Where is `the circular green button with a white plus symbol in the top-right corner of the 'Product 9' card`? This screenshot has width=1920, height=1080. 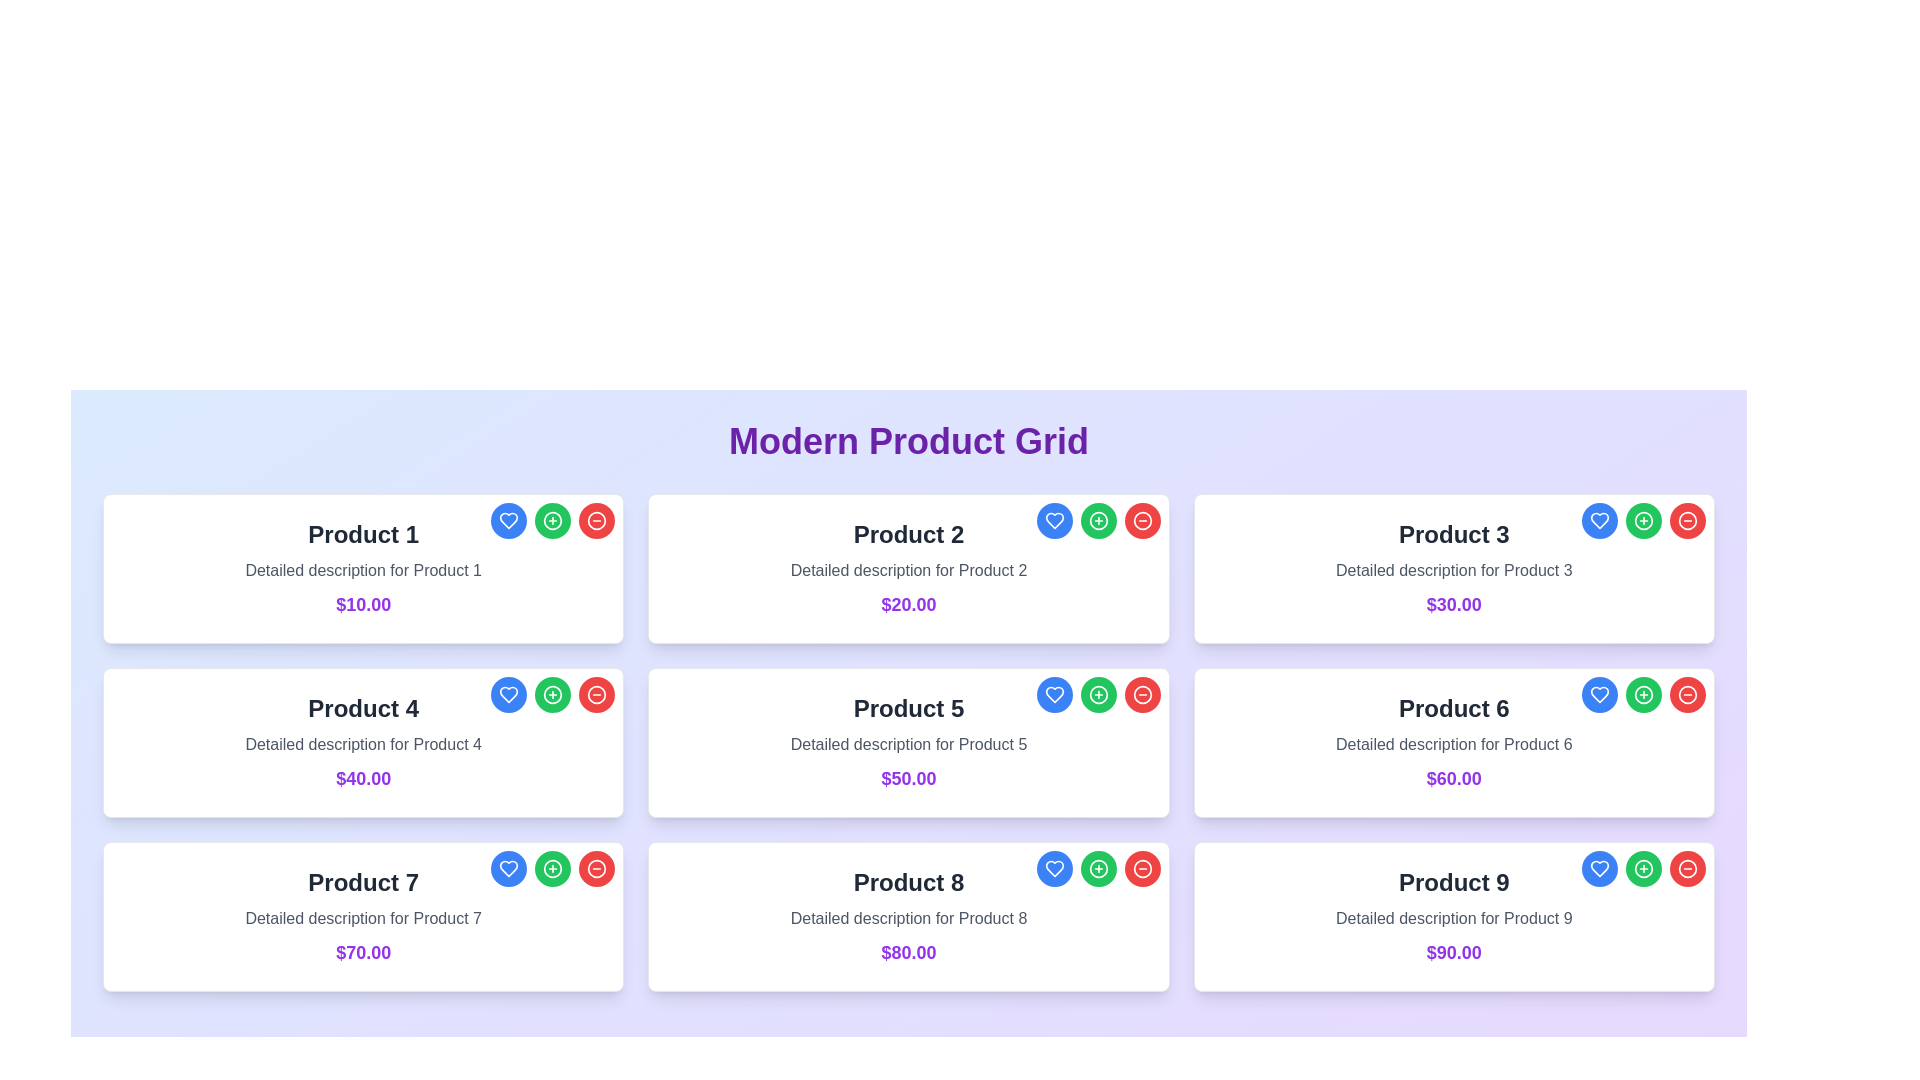 the circular green button with a white plus symbol in the top-right corner of the 'Product 9' card is located at coordinates (1643, 867).